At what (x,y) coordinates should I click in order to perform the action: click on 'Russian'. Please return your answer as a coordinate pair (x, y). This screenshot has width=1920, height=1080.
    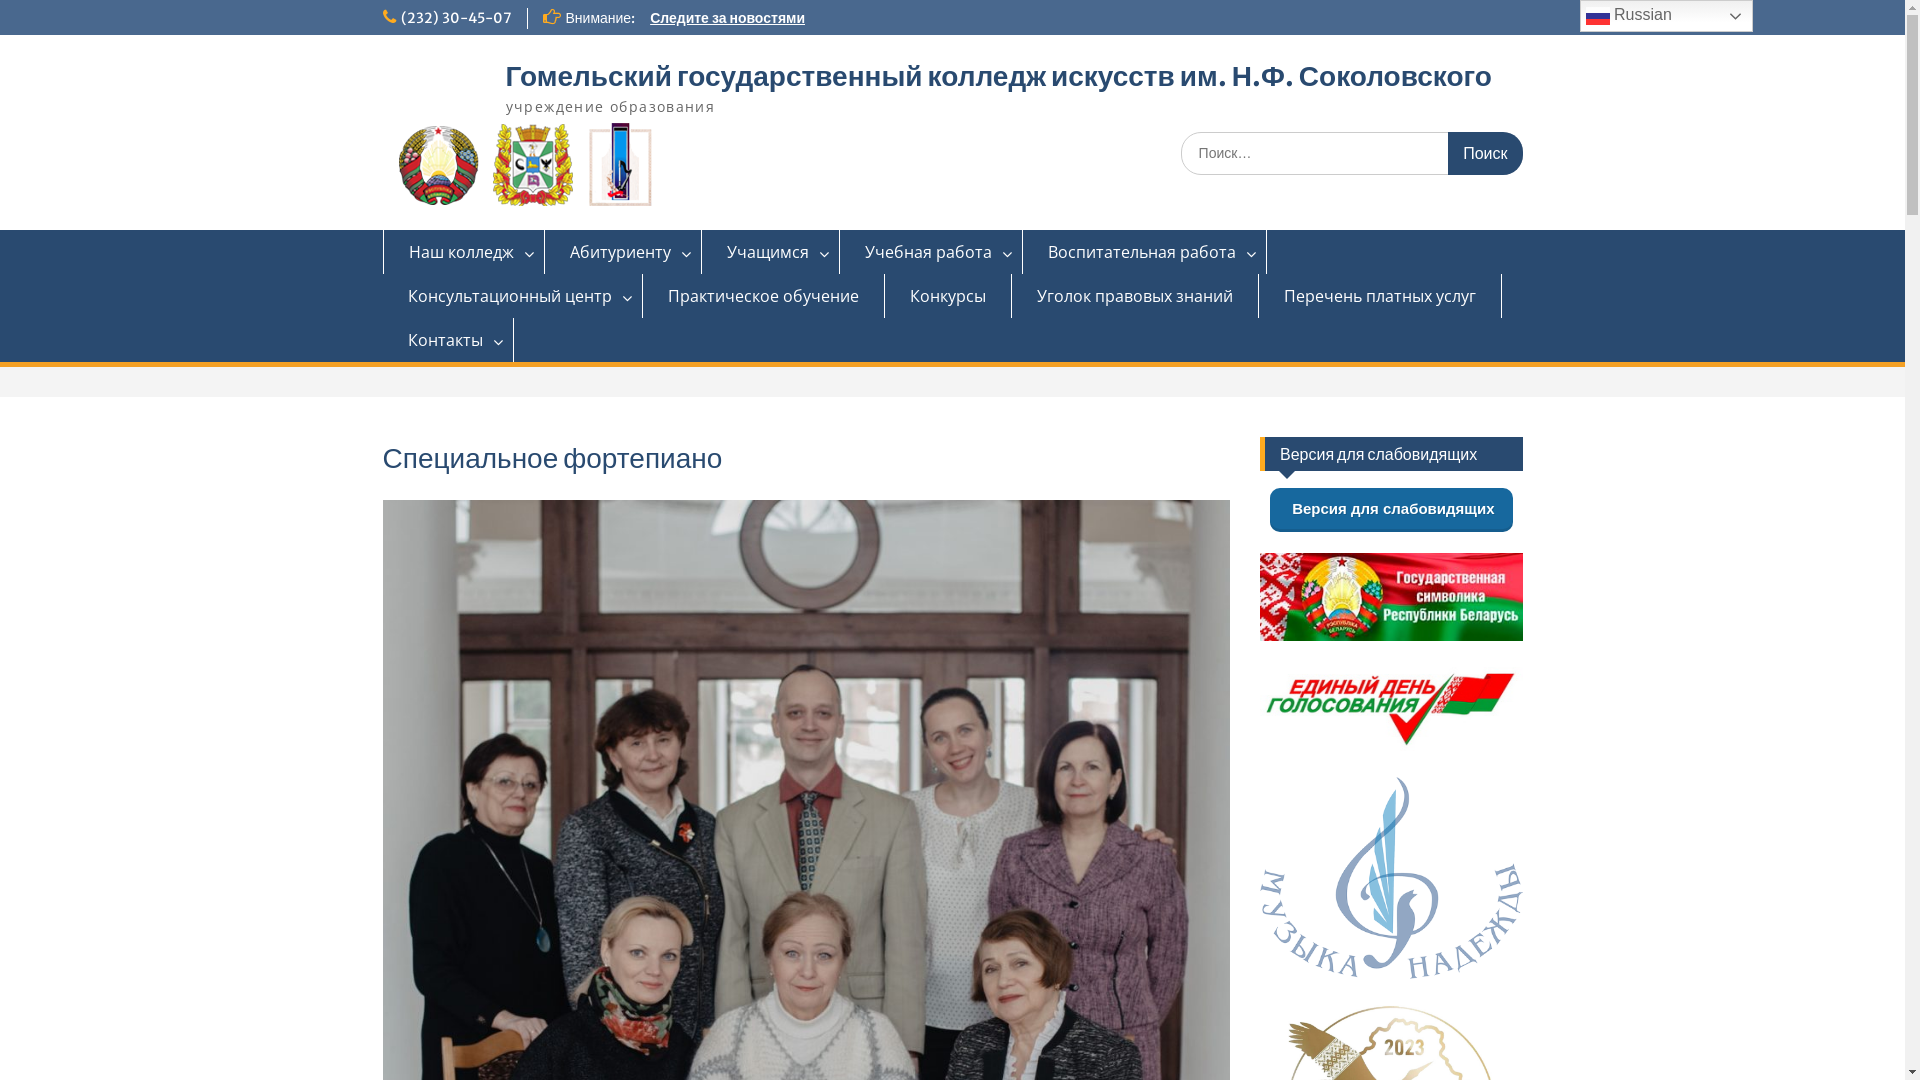
    Looking at the image, I should click on (1666, 15).